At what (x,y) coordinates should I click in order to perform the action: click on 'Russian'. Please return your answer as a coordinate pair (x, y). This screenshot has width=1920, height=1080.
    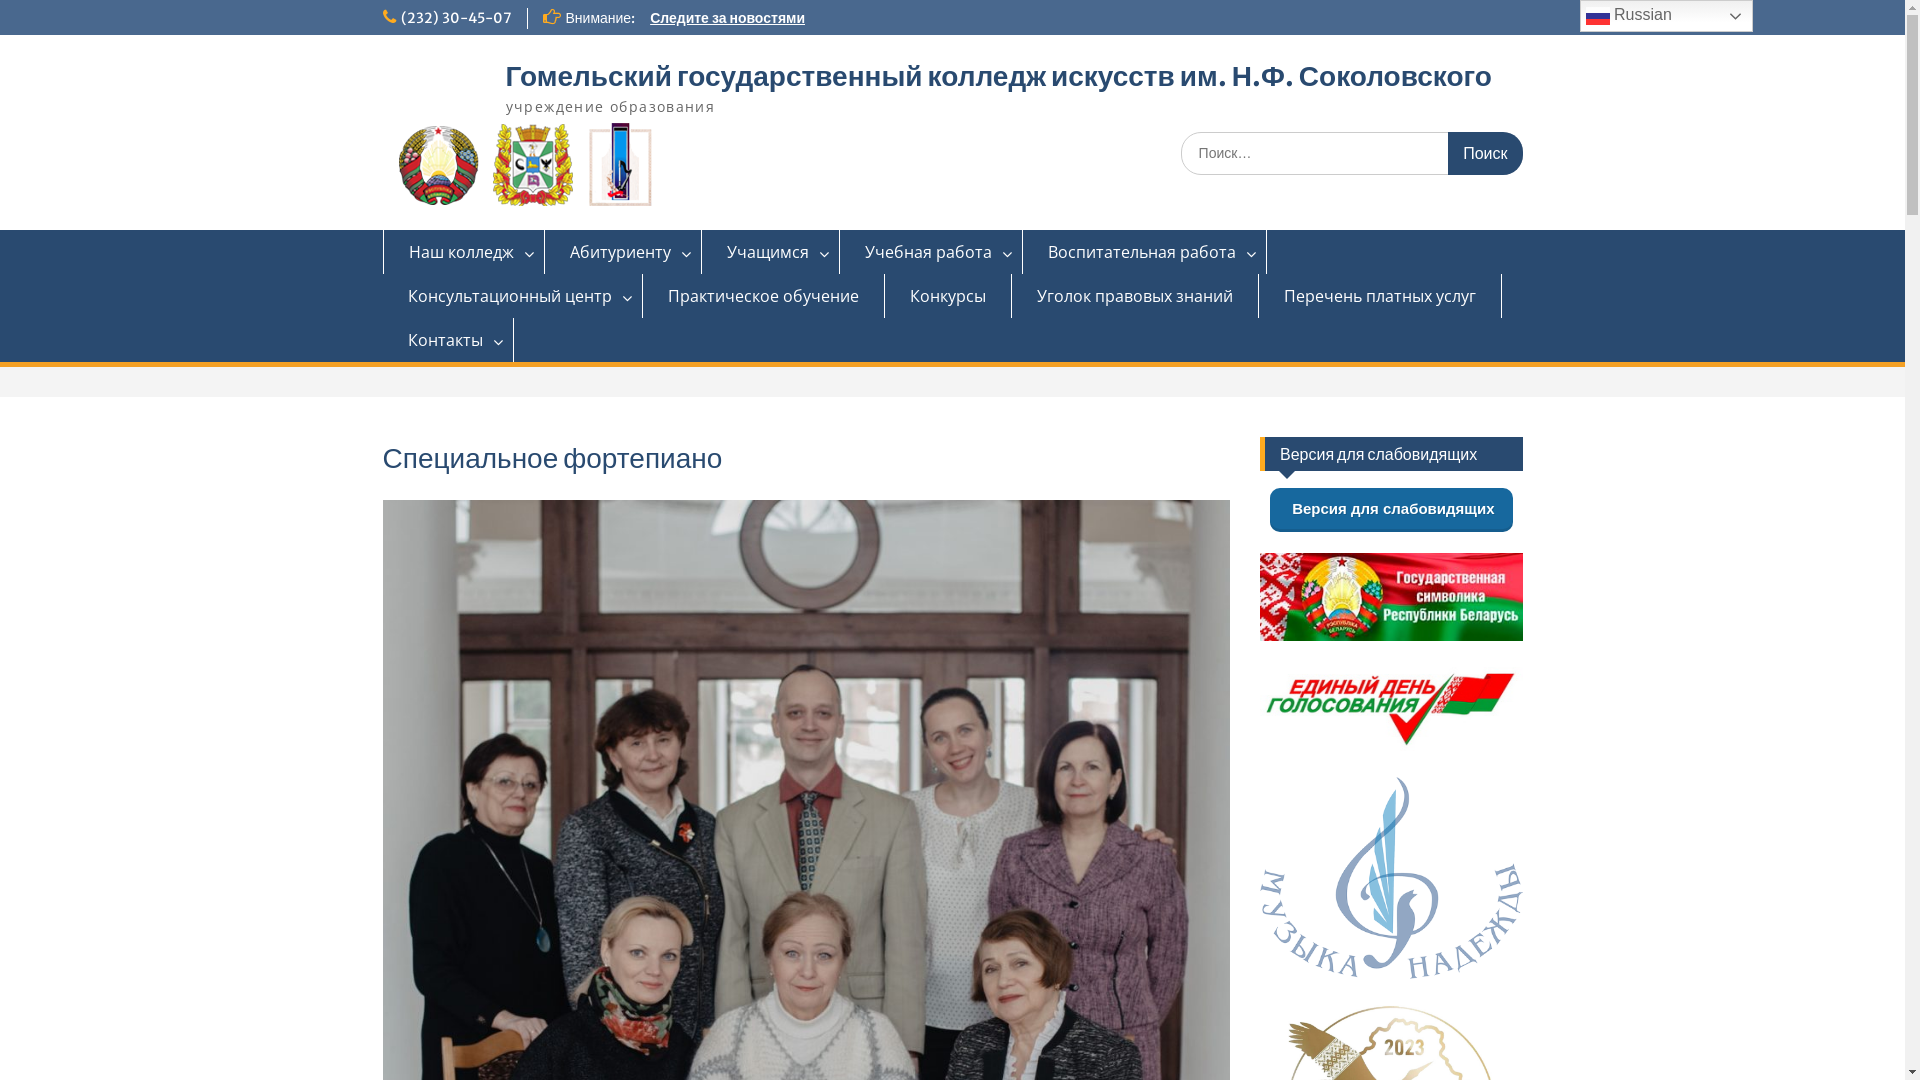
    Looking at the image, I should click on (1666, 15).